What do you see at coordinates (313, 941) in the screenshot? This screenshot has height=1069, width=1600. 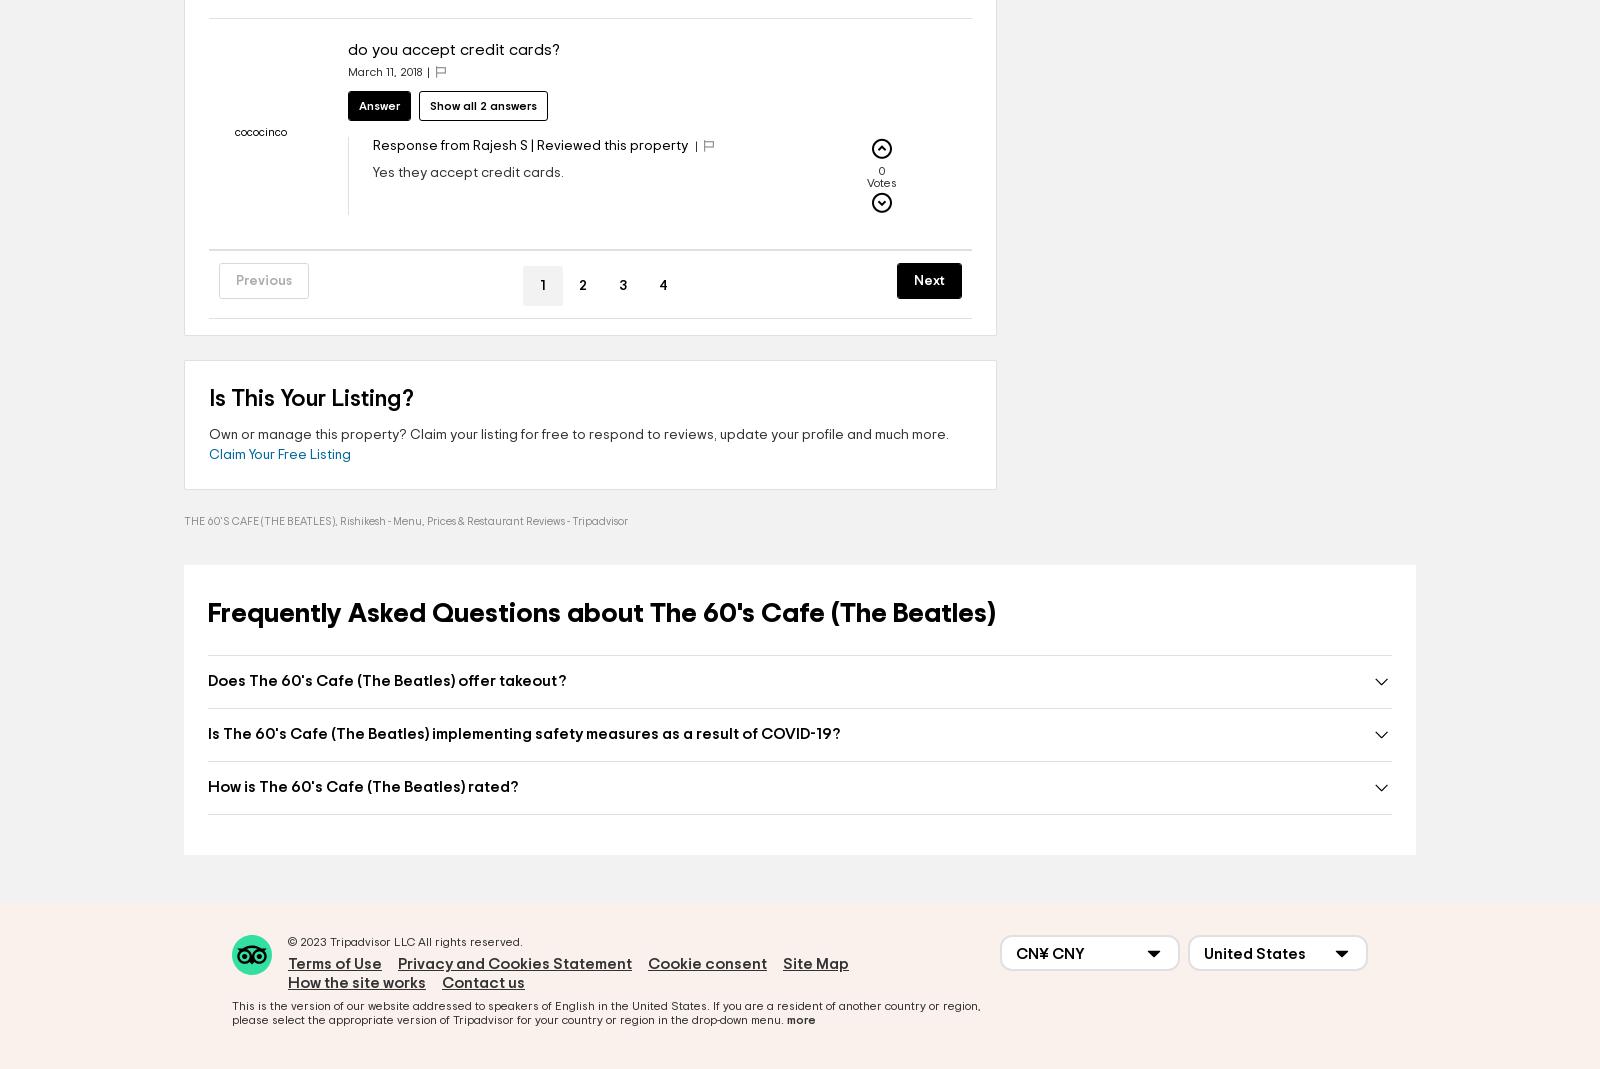 I see `'2023'` at bounding box center [313, 941].